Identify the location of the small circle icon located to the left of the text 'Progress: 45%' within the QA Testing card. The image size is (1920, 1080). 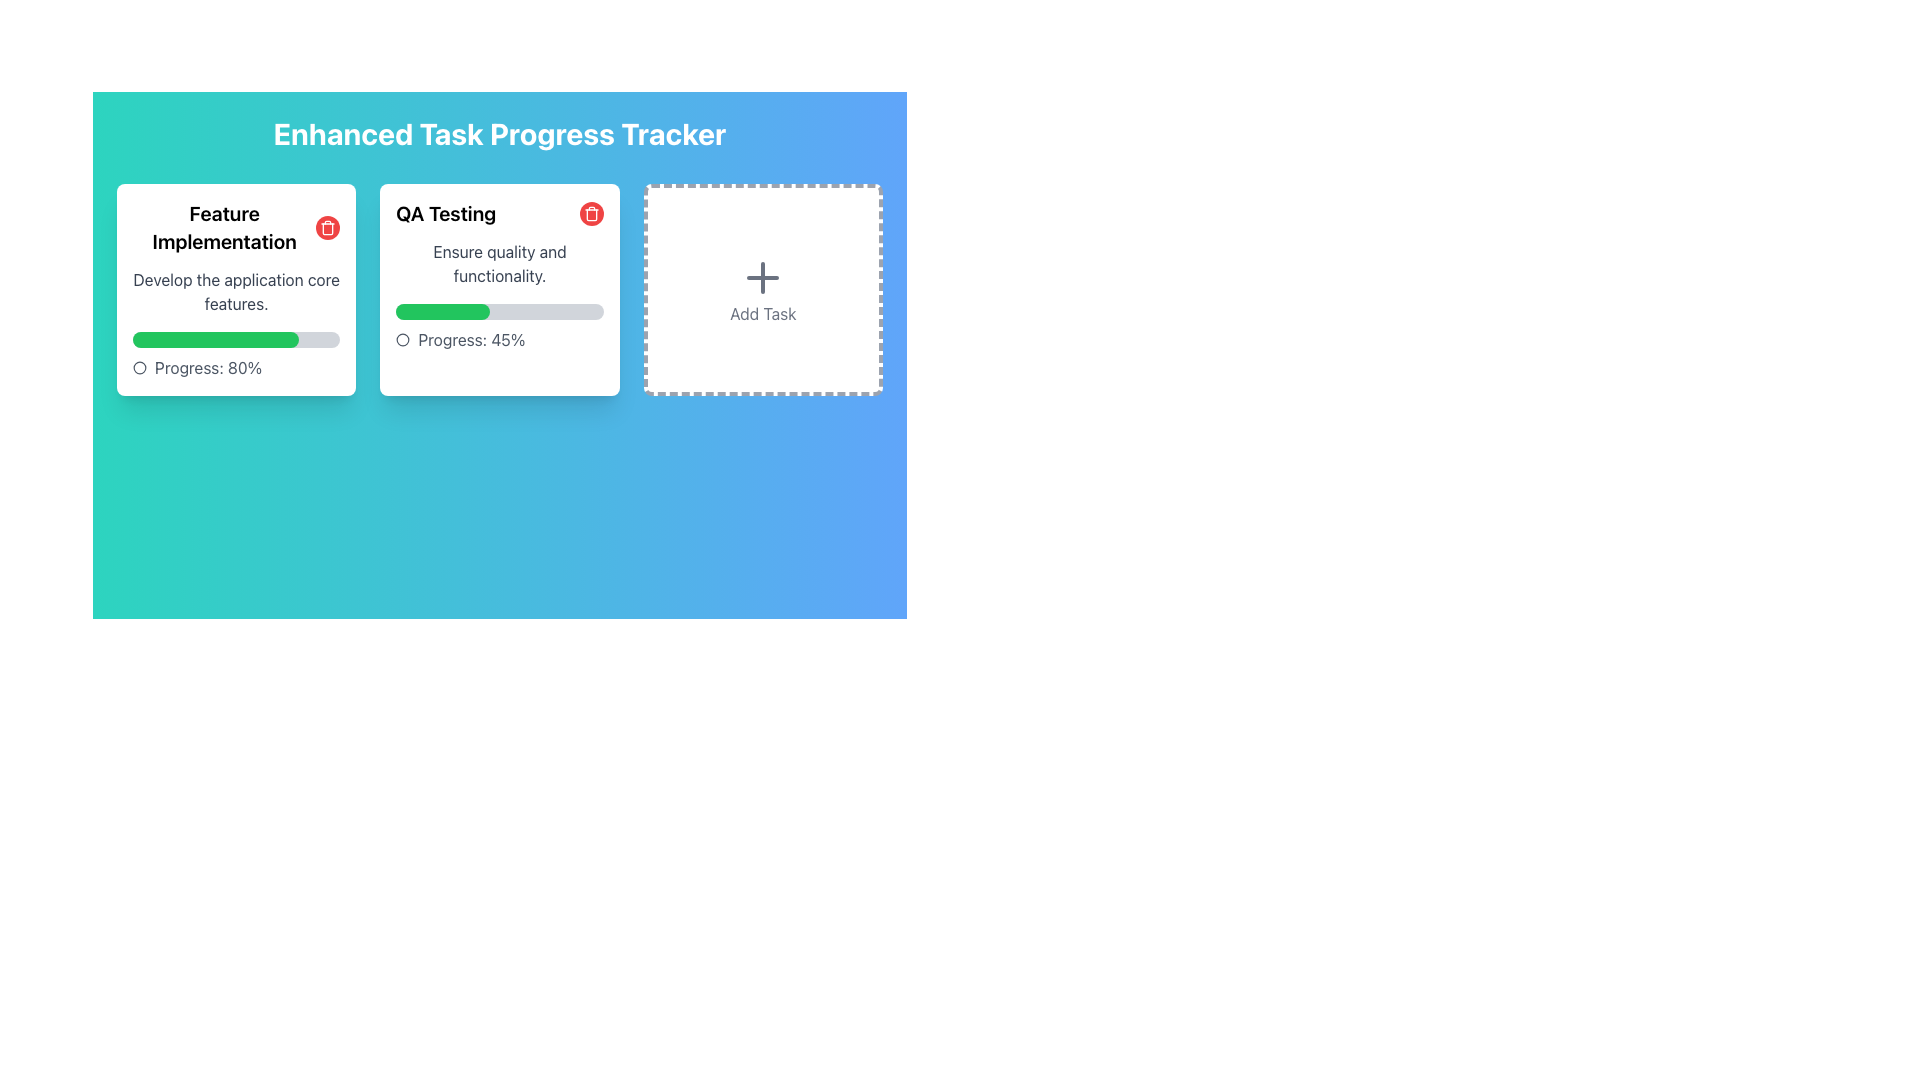
(402, 338).